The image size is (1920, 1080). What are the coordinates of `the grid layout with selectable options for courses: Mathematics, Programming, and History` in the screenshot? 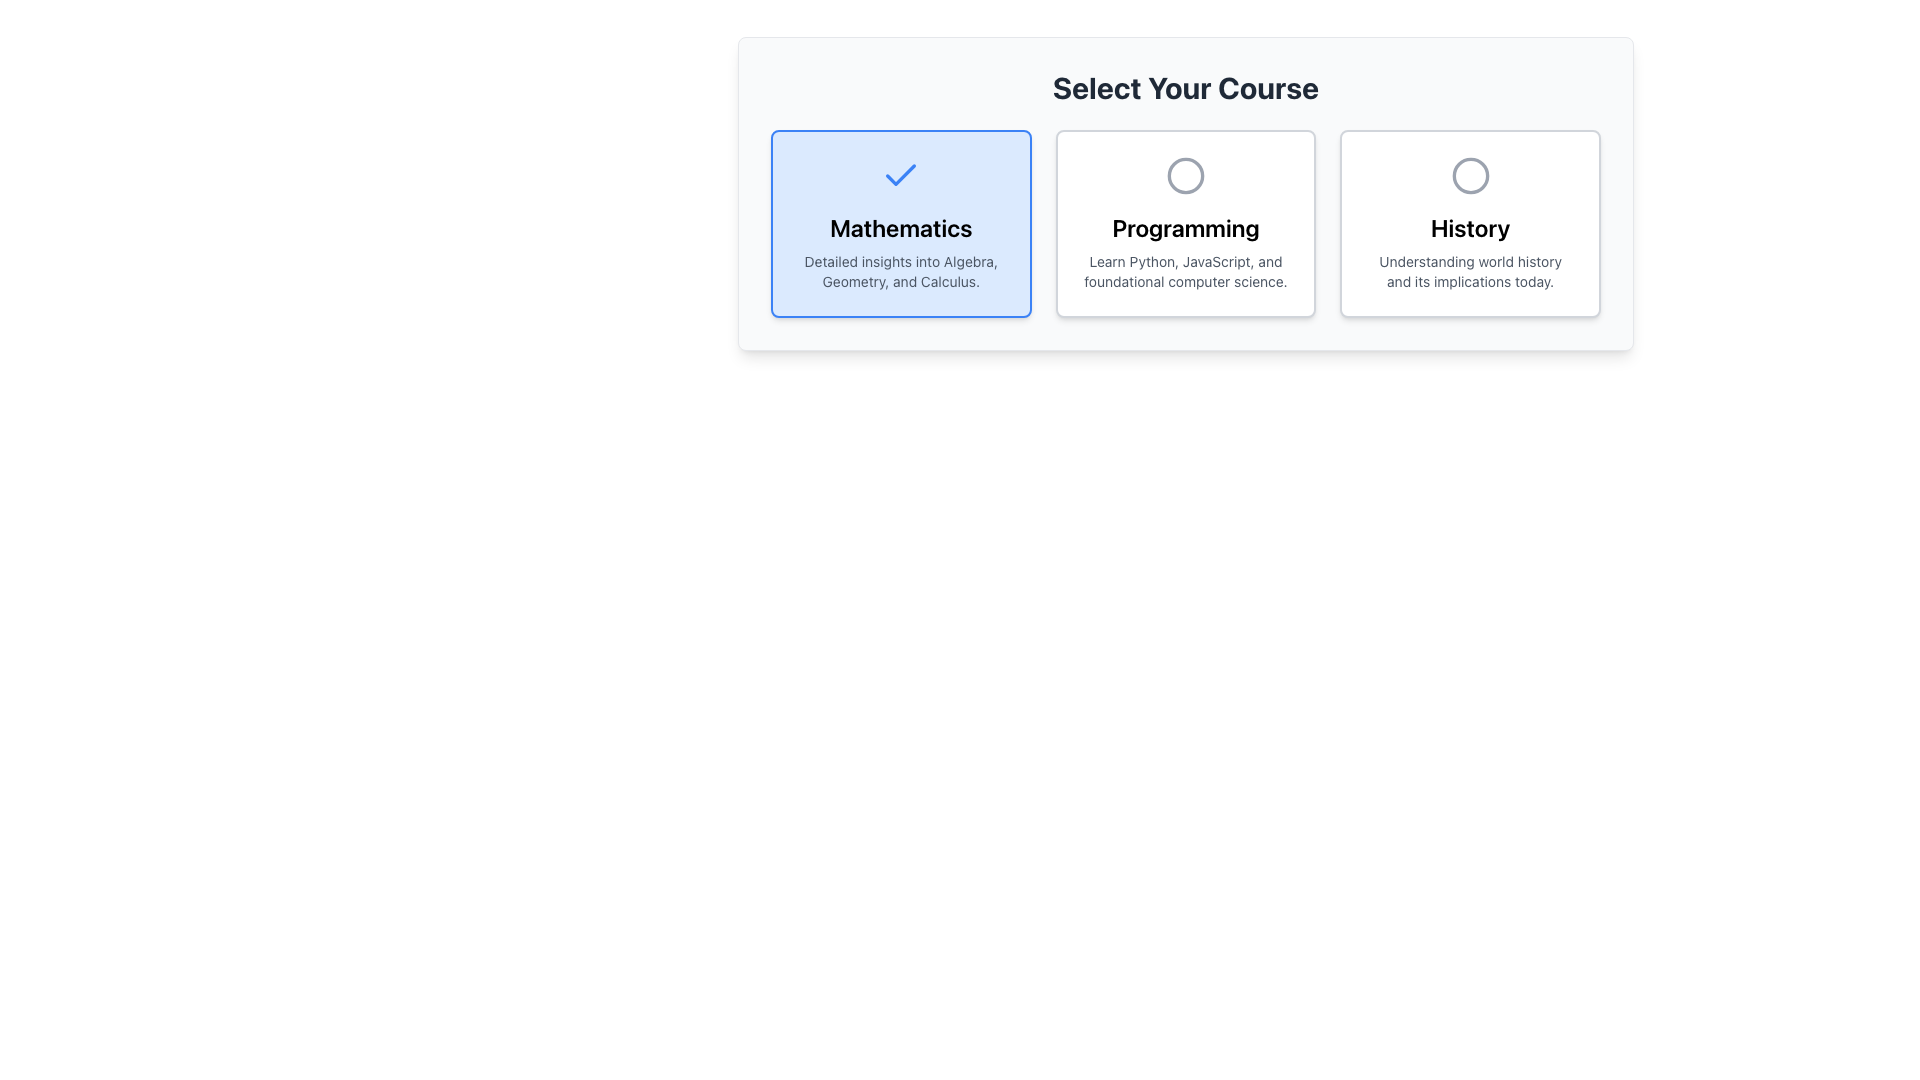 It's located at (1185, 223).